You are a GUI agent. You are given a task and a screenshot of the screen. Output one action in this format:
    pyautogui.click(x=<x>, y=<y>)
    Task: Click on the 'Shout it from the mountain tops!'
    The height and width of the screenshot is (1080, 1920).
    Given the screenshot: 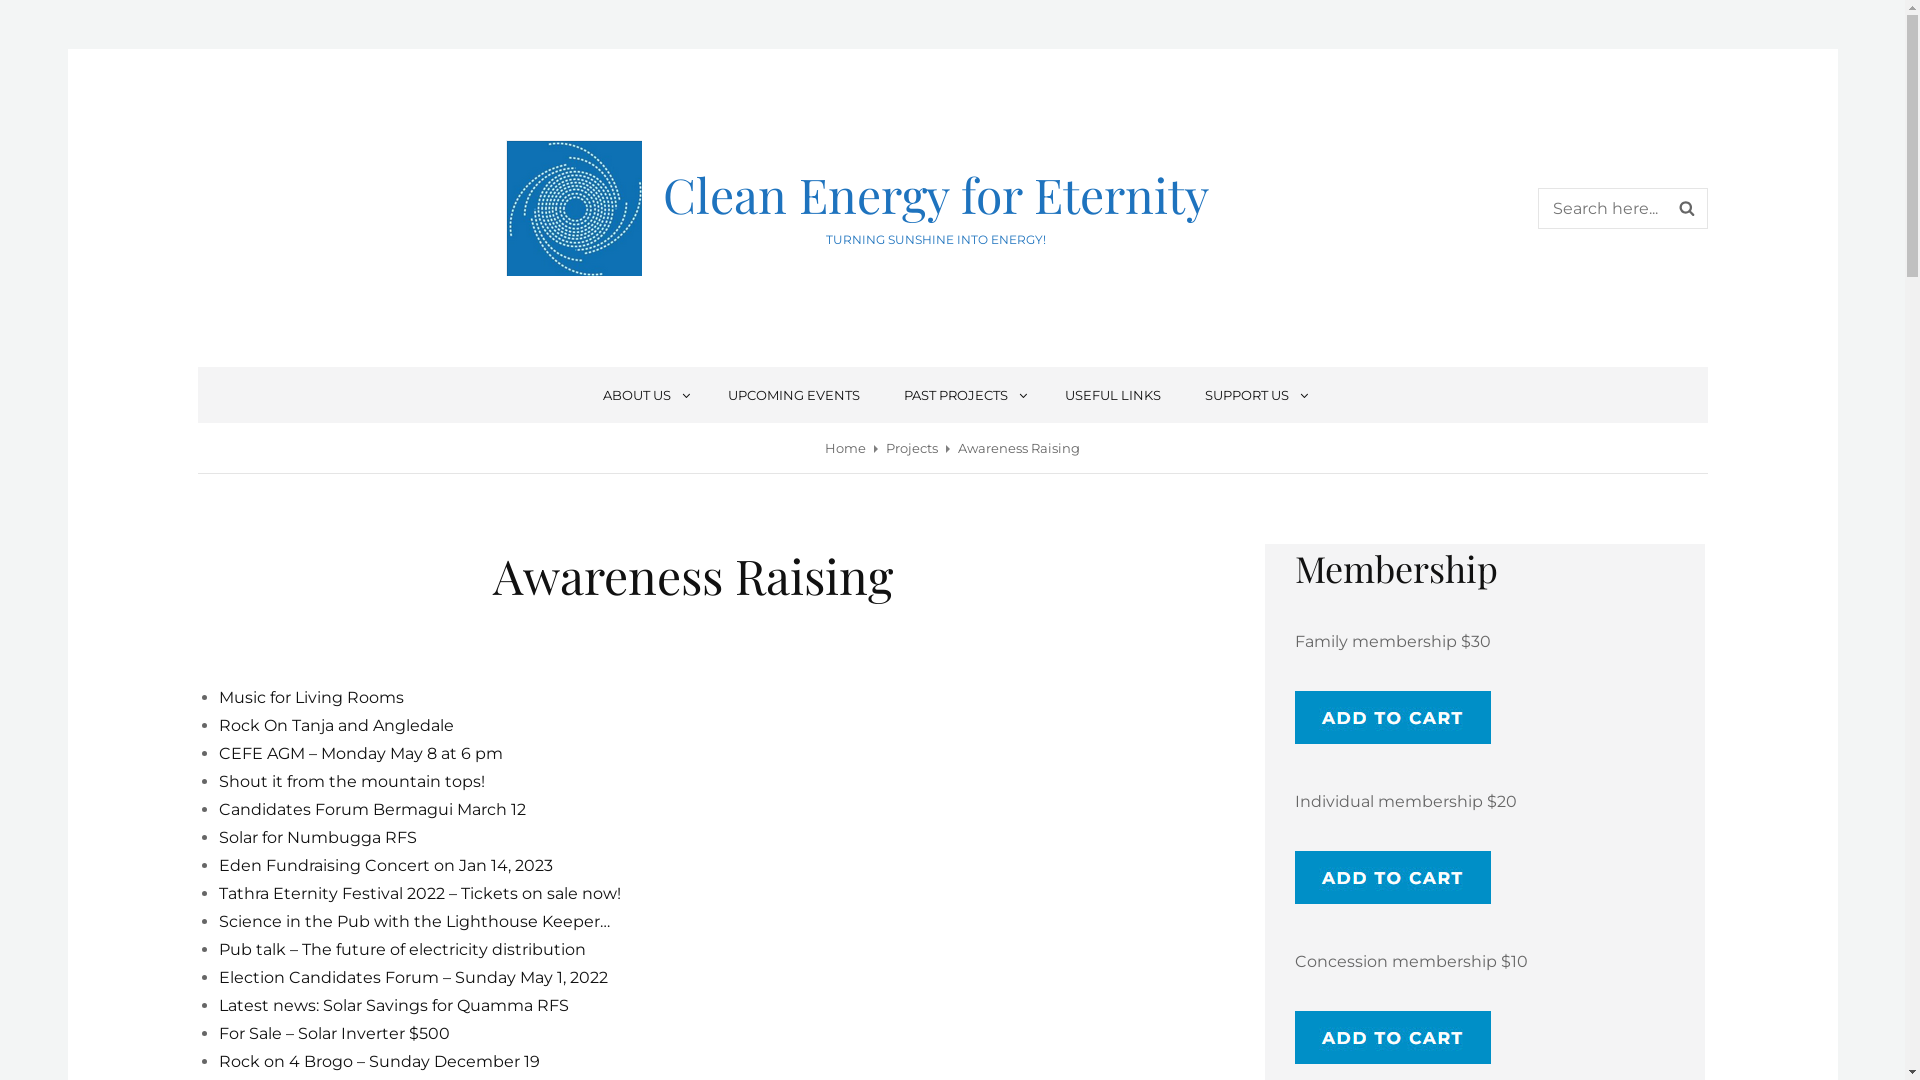 What is the action you would take?
    pyautogui.click(x=350, y=780)
    